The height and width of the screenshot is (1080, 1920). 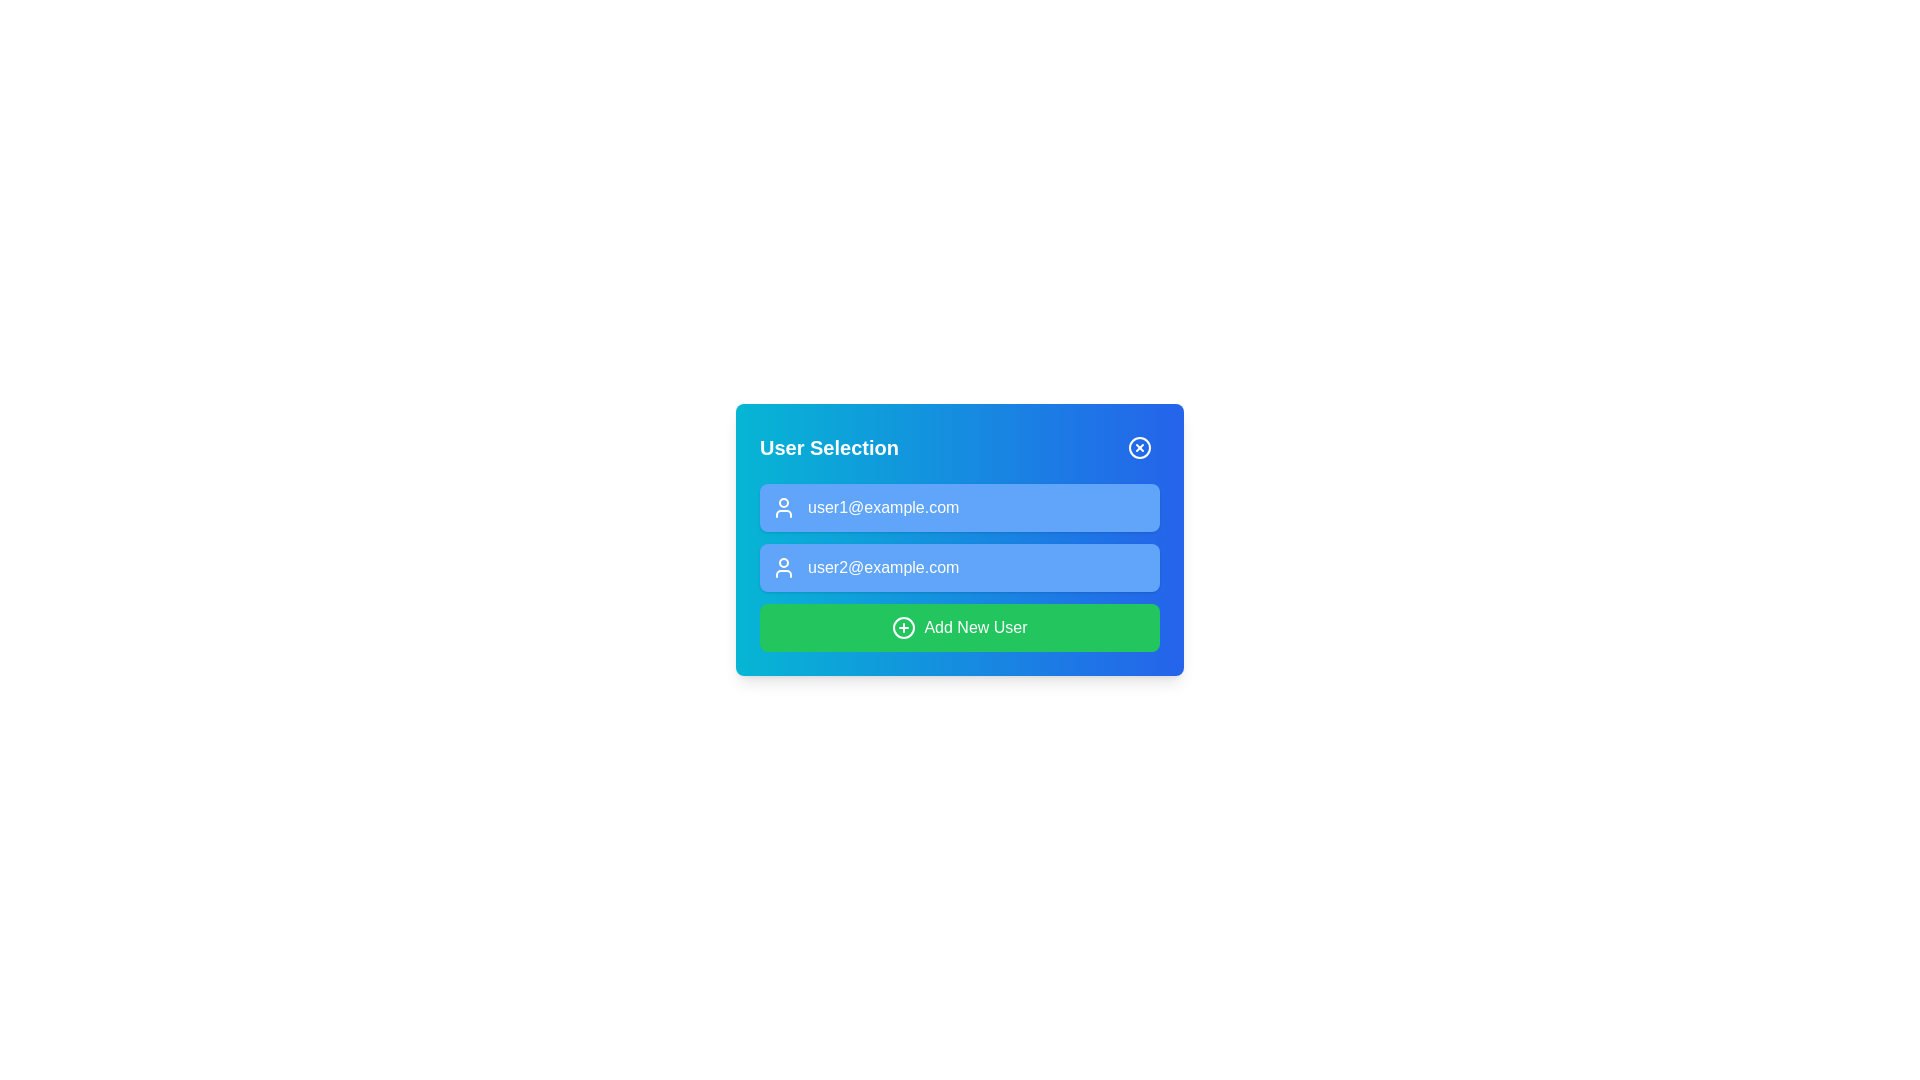 I want to click on the dialog title area to inspect it, so click(x=829, y=446).